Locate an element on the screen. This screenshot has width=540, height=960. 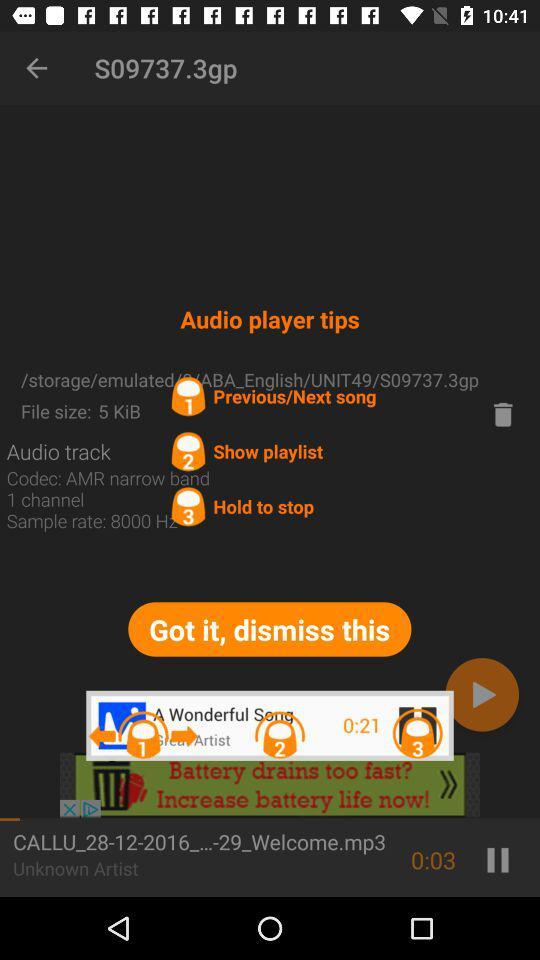
advertisement is located at coordinates (270, 785).